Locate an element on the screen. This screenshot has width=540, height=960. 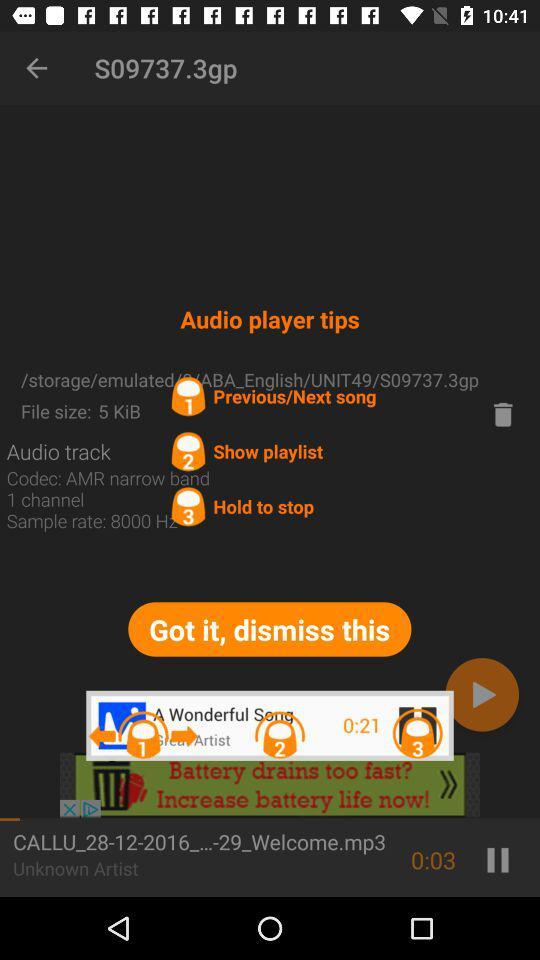
advertisement is located at coordinates (270, 785).